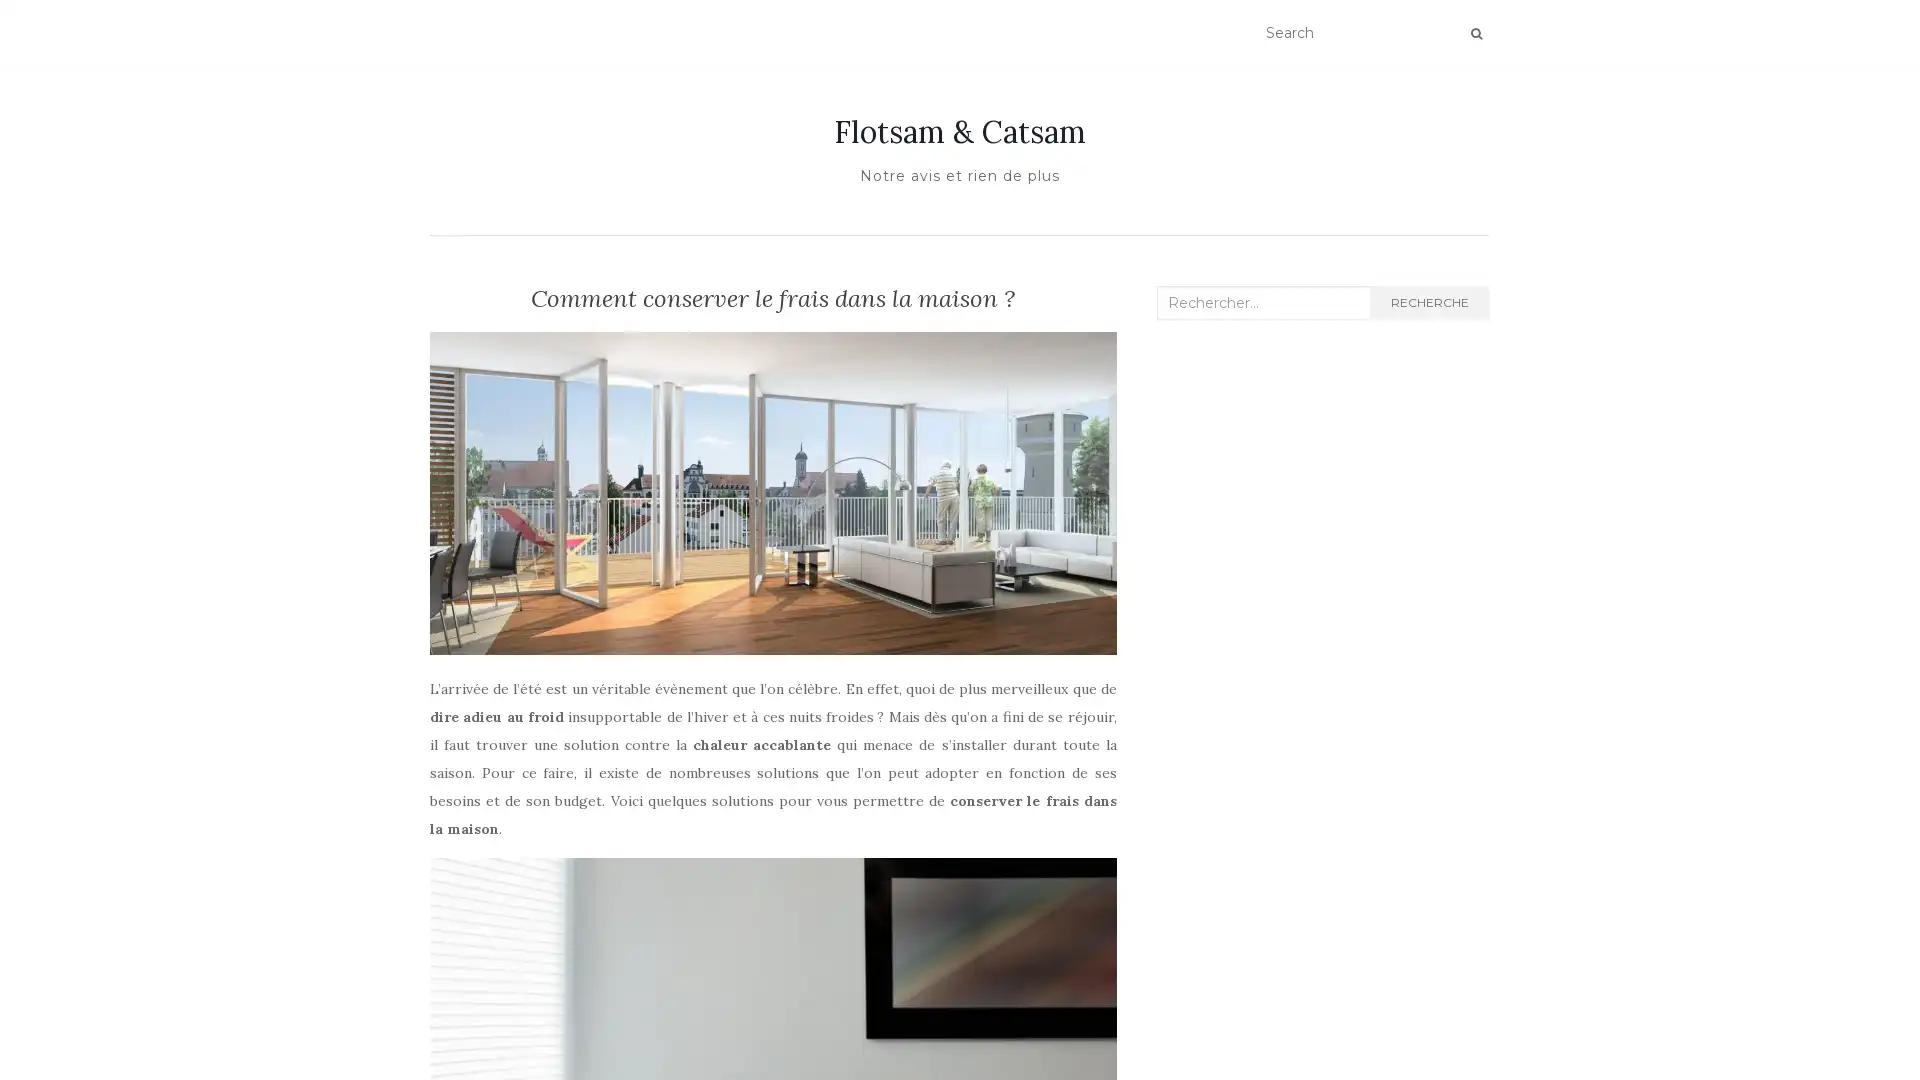  Describe the element at coordinates (1428, 303) in the screenshot. I see `RECHERCHE` at that location.